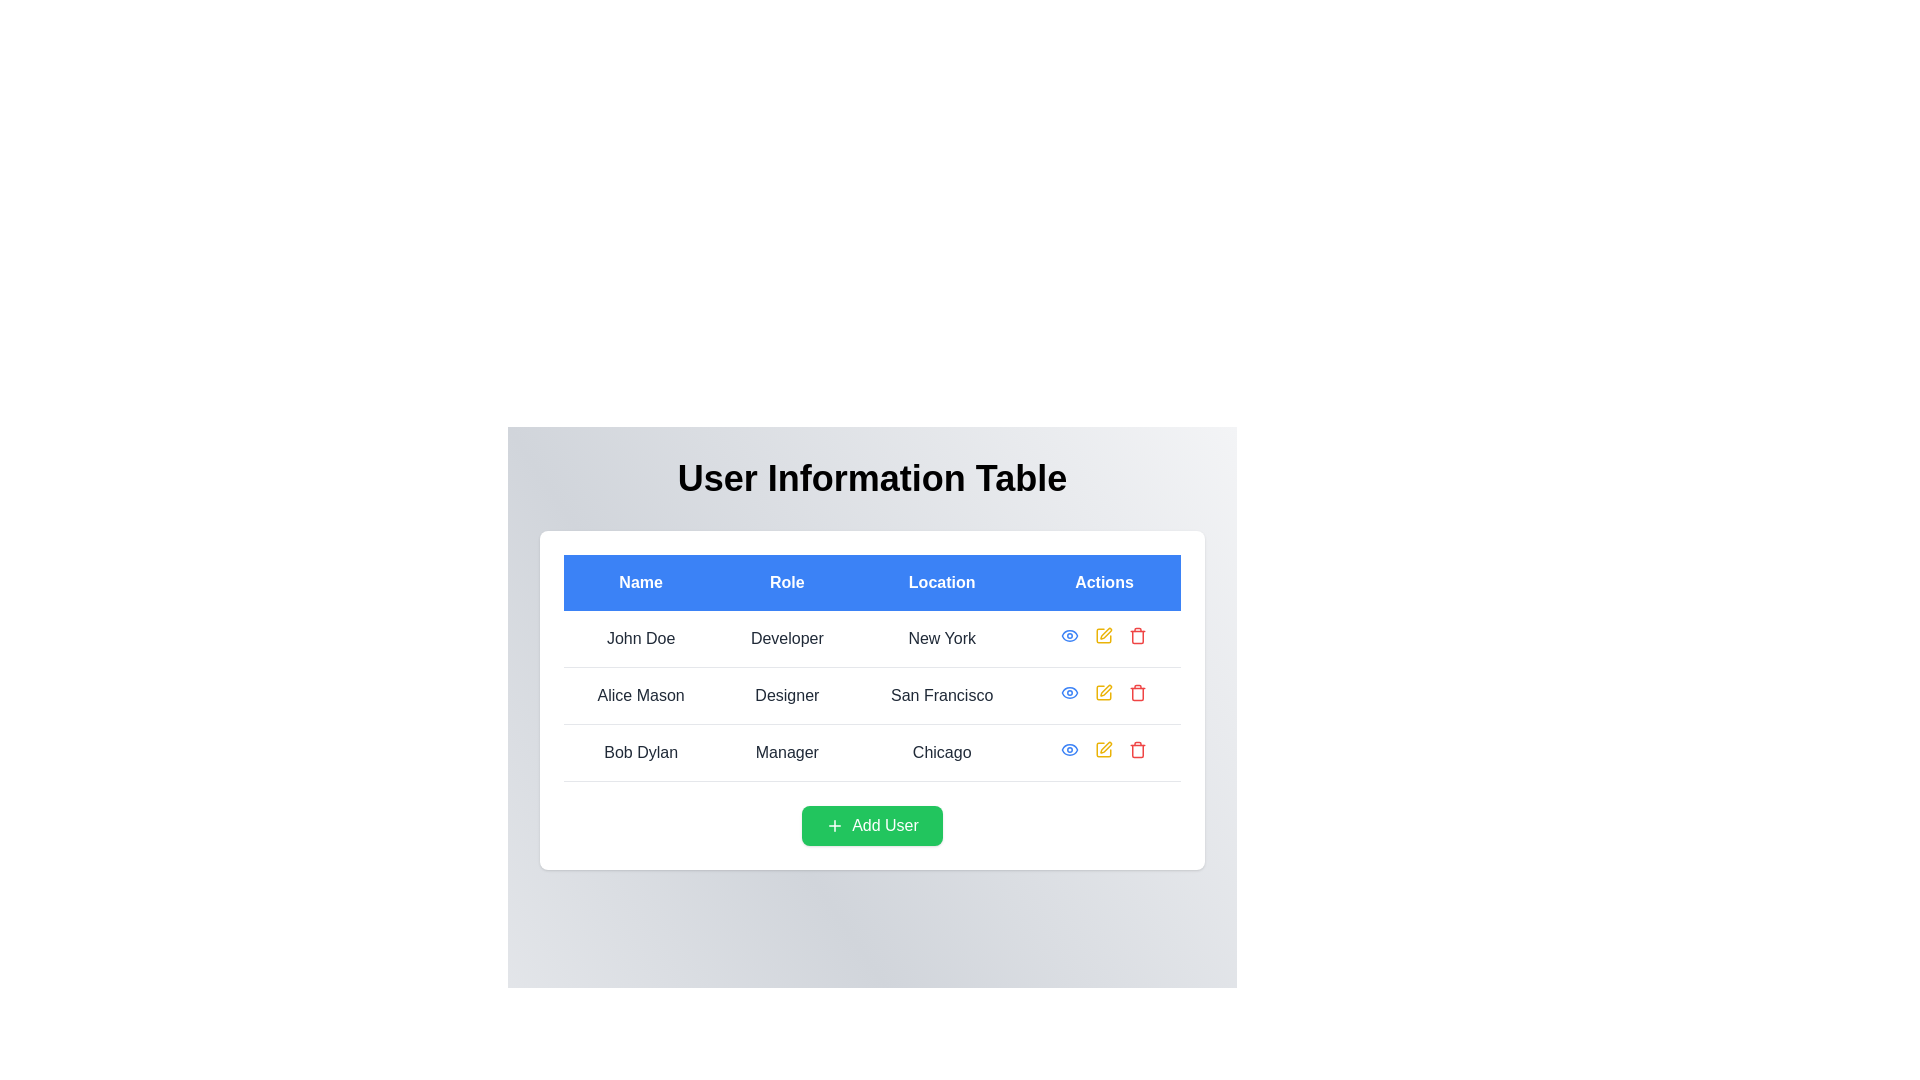  What do you see at coordinates (1103, 749) in the screenshot?
I see `the 'Edit' button, which is the second icon in the 'Actions' column of the last row in the user information table, to initiate editing the entry` at bounding box center [1103, 749].